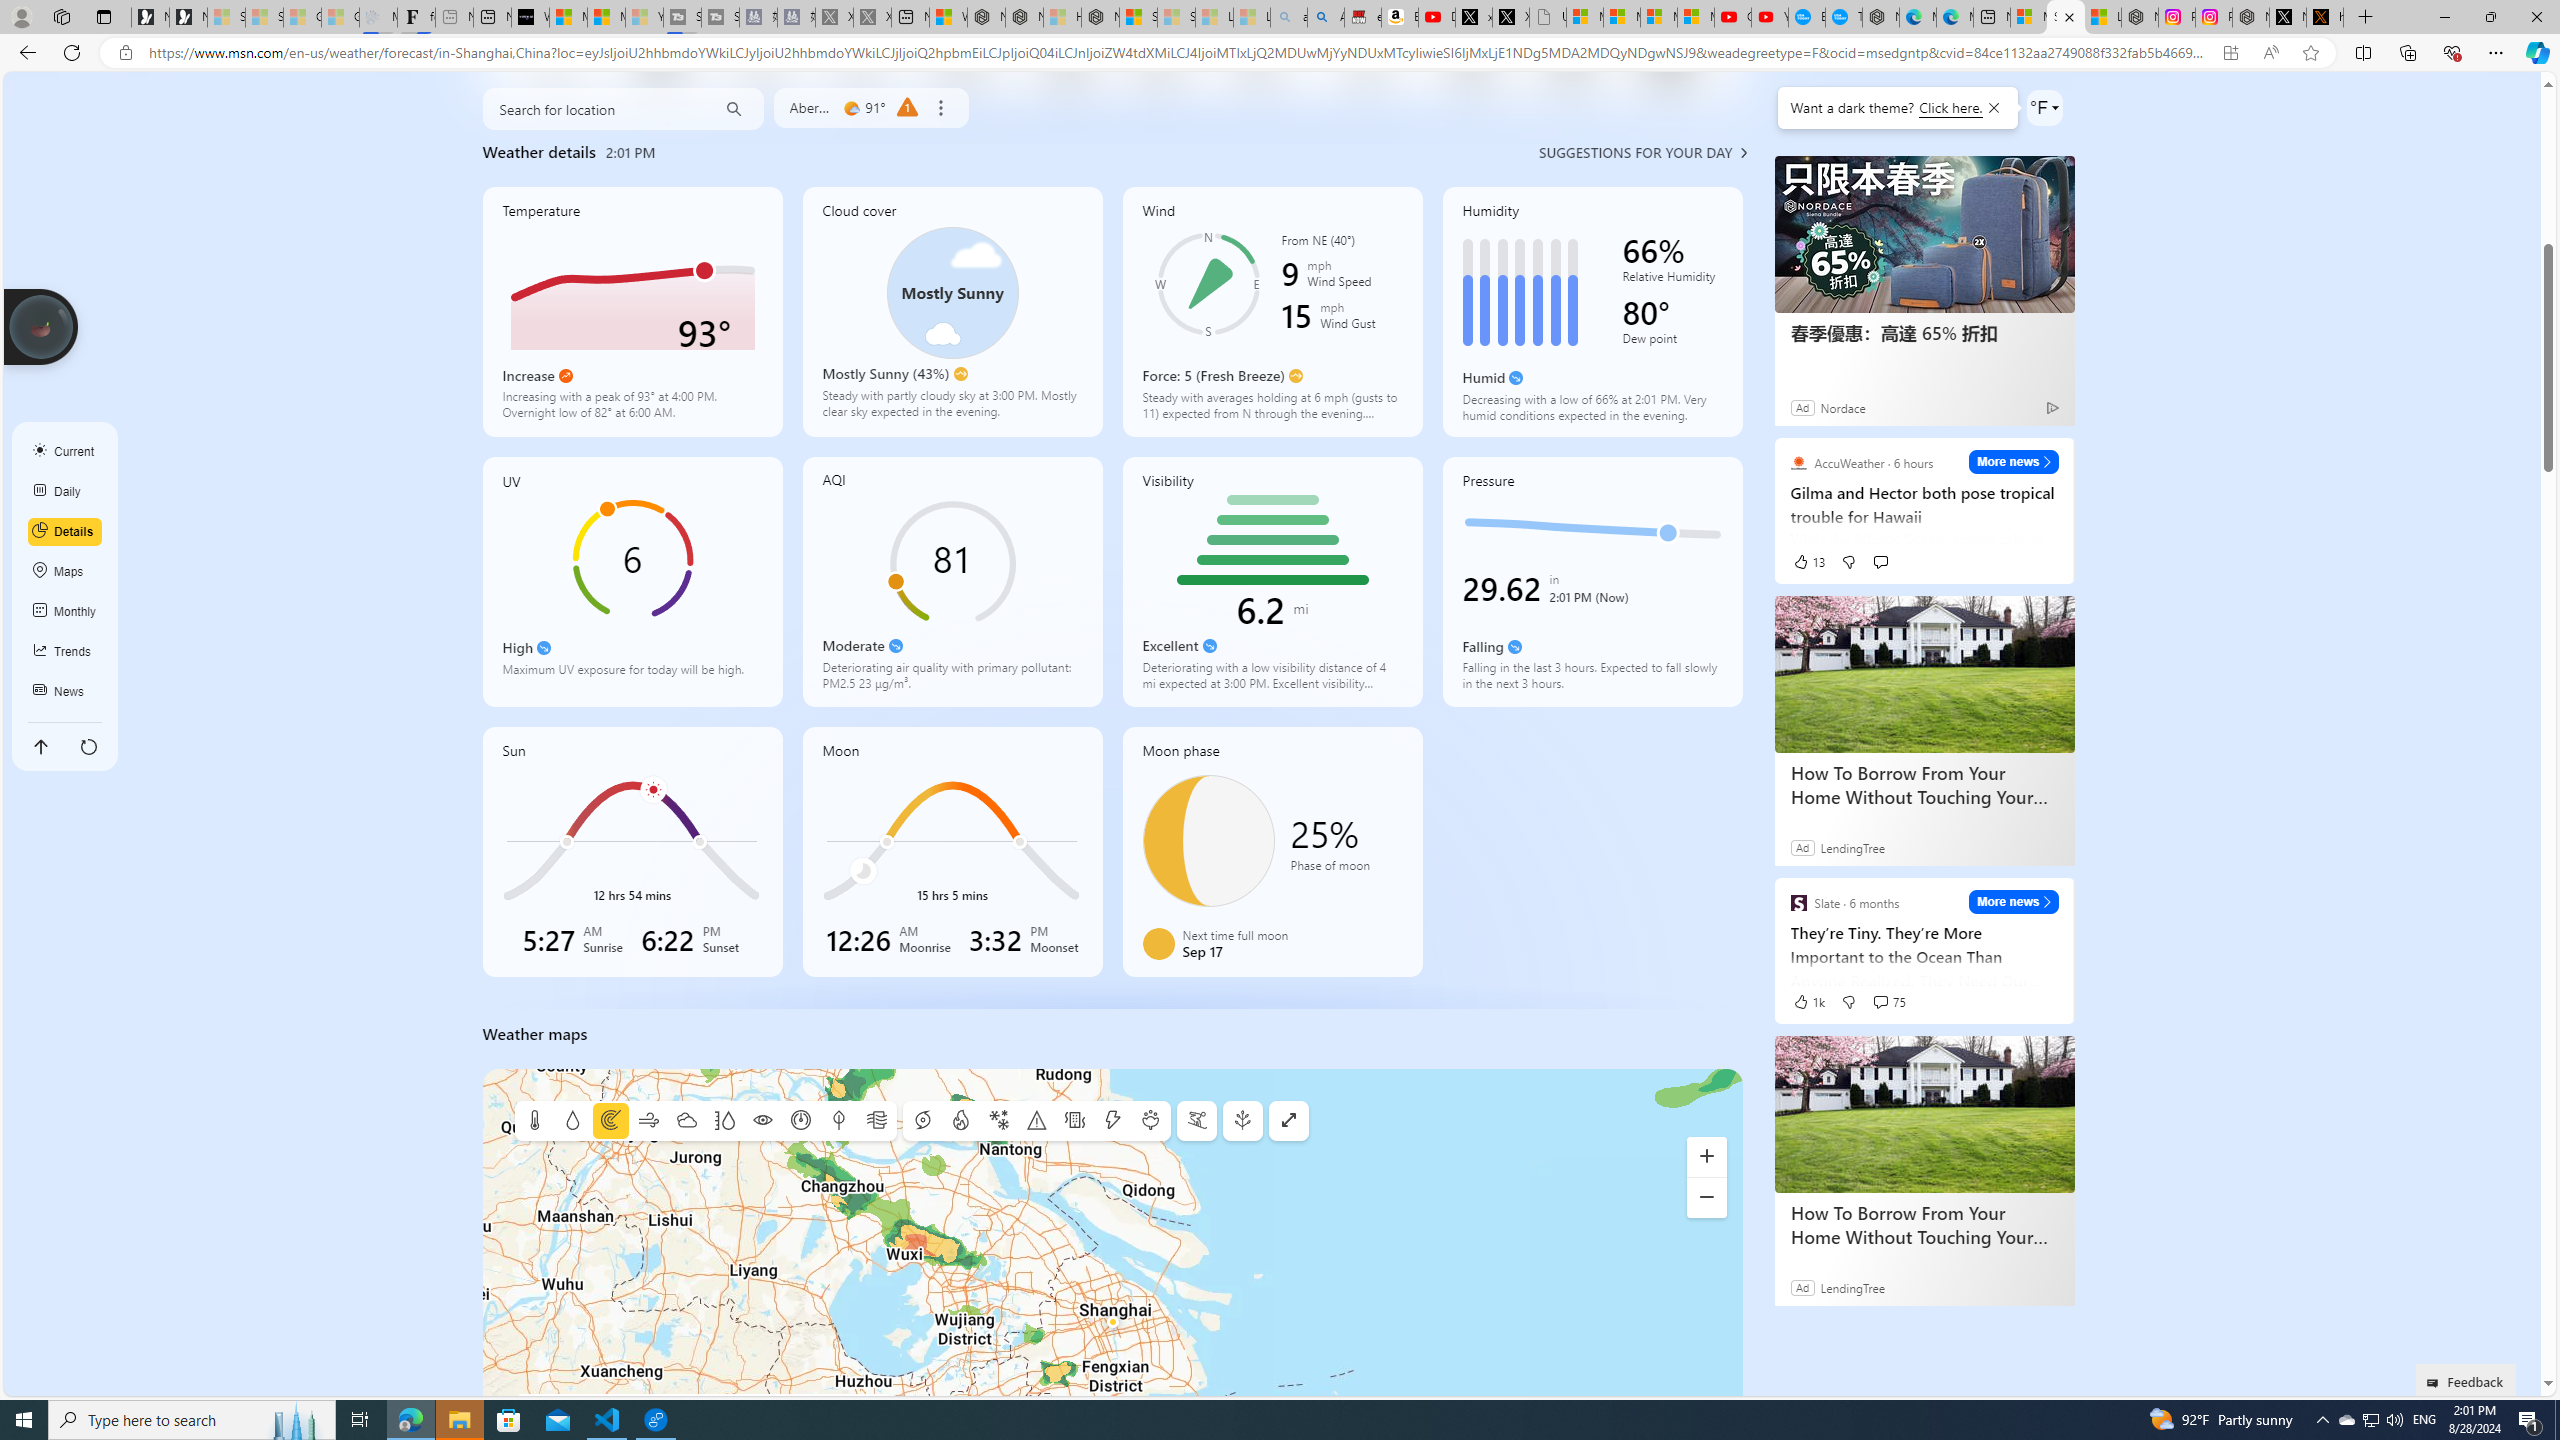  I want to click on 'Current', so click(65, 451).